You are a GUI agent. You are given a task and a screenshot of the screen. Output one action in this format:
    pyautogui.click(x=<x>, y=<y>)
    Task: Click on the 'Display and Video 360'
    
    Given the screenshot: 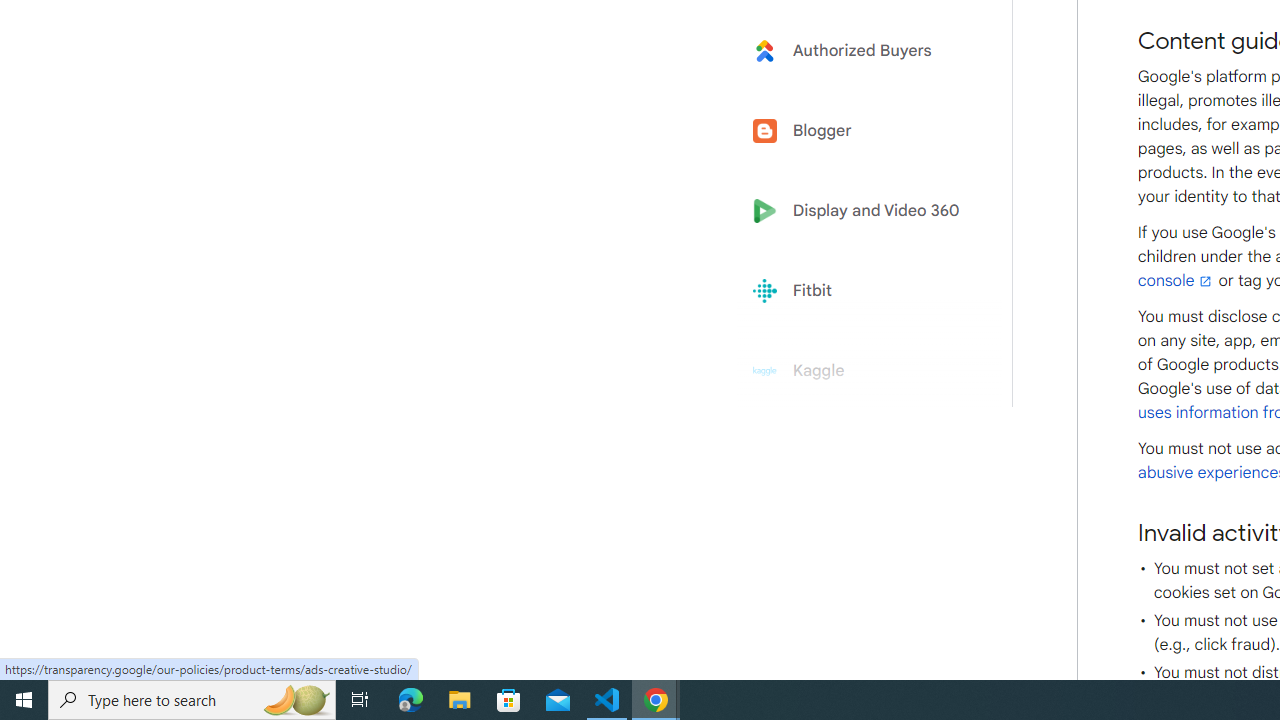 What is the action you would take?
    pyautogui.click(x=862, y=211)
    